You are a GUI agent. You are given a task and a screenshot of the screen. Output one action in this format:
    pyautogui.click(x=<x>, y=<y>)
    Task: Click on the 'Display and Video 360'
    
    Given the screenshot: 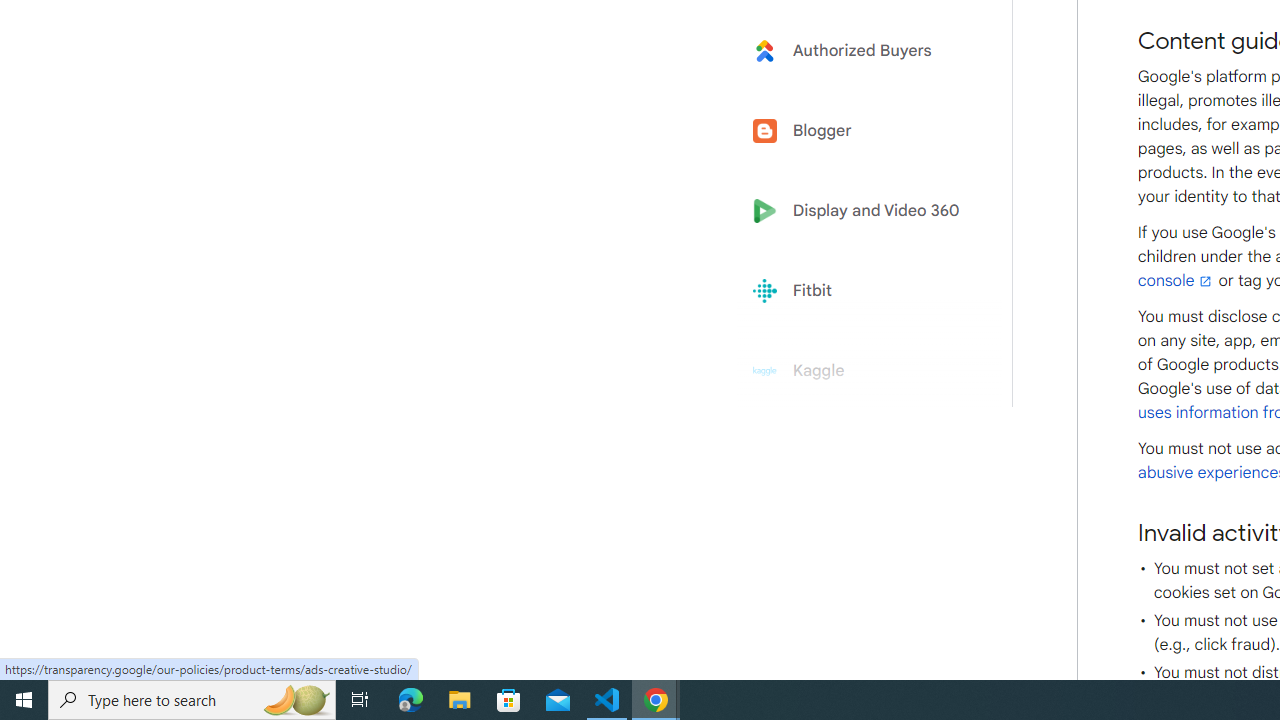 What is the action you would take?
    pyautogui.click(x=862, y=211)
    